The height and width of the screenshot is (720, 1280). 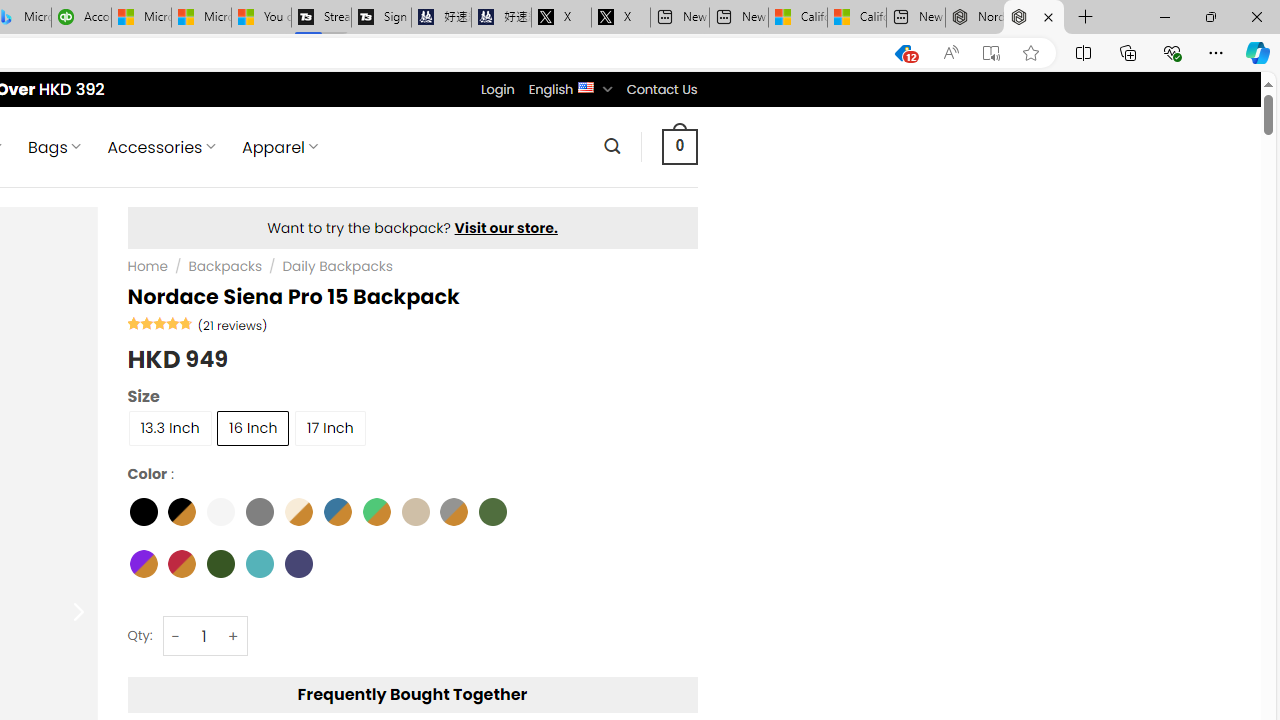 I want to click on 'Home', so click(x=146, y=266).